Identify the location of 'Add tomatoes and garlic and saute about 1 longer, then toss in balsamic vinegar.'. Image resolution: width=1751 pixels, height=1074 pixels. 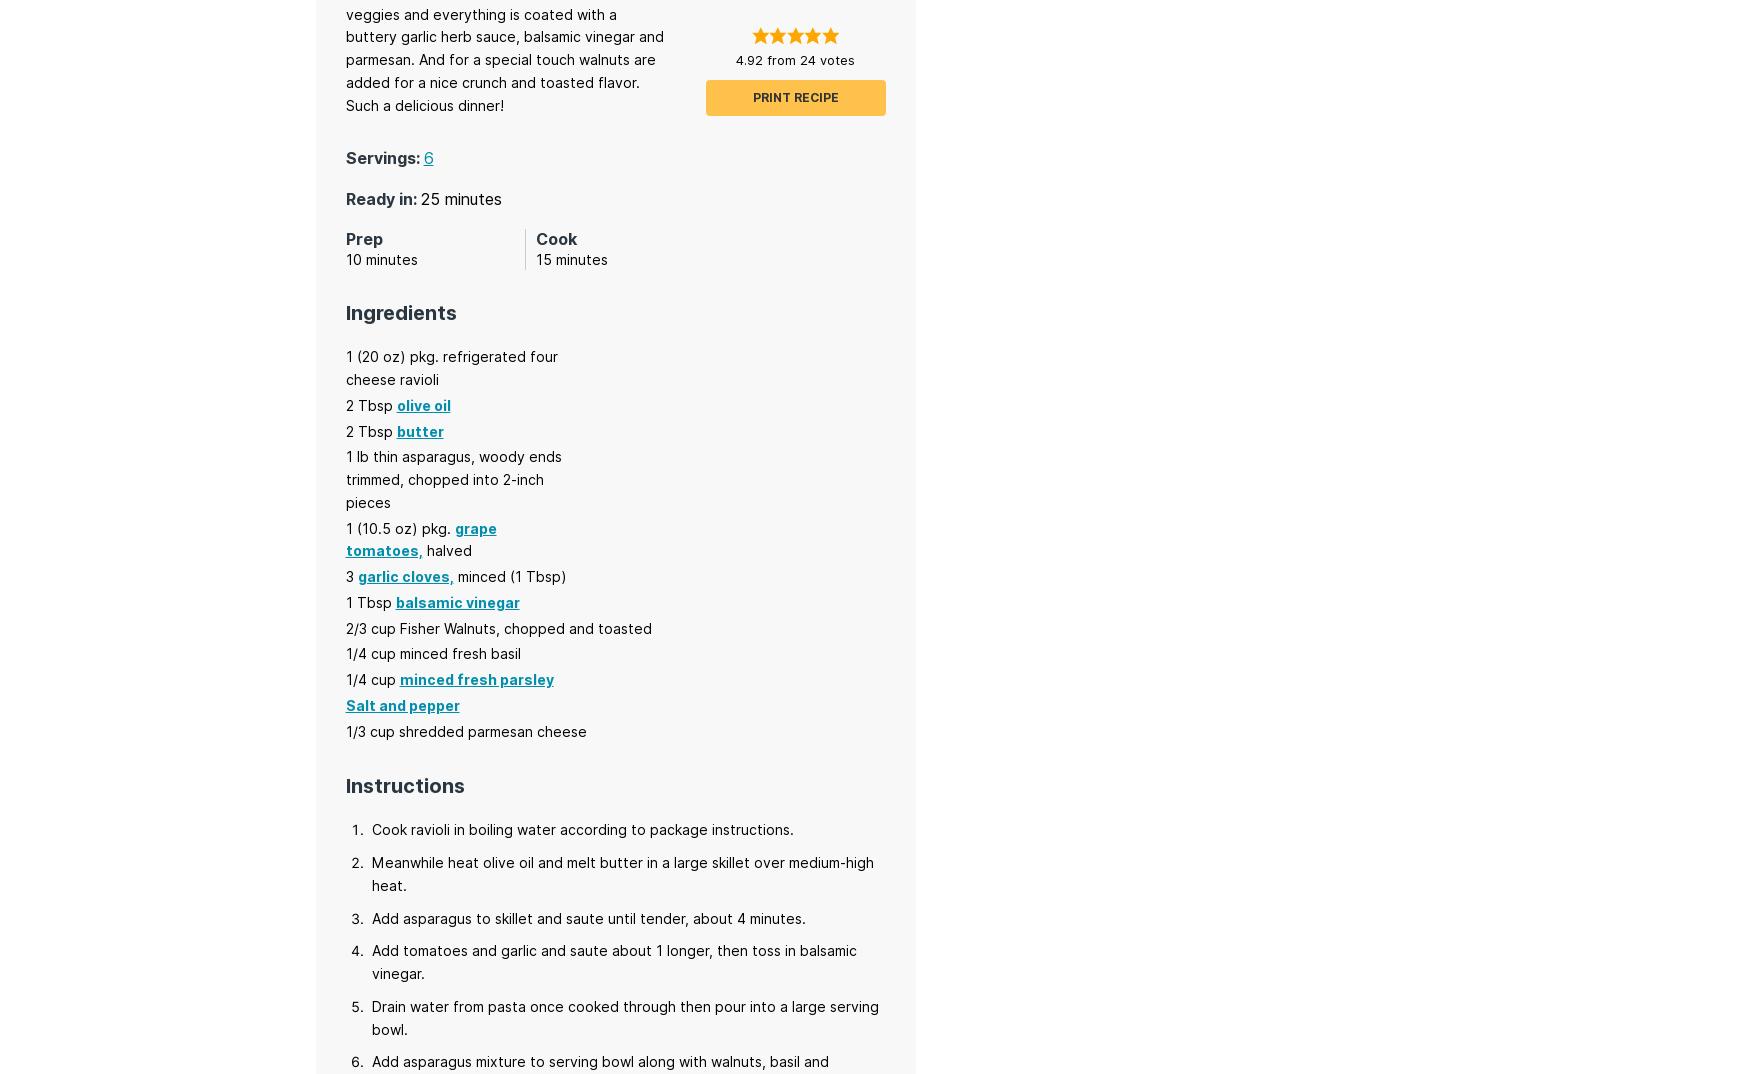
(613, 961).